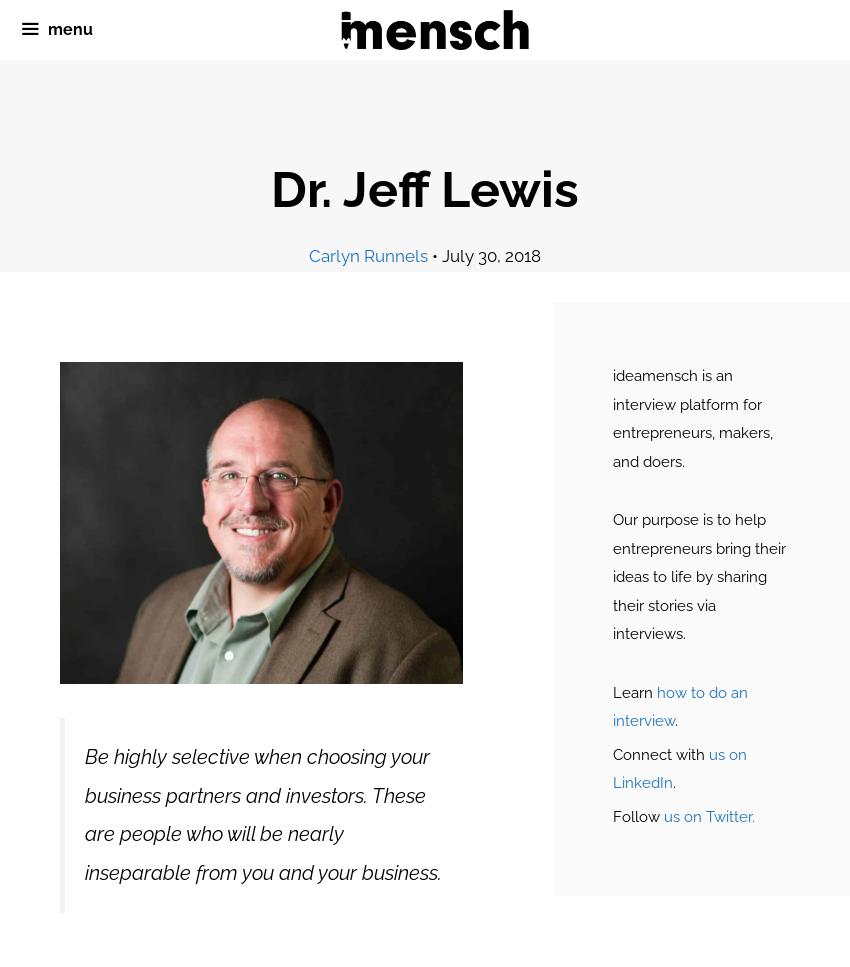  I want to click on 'us on Twitter.', so click(707, 814).